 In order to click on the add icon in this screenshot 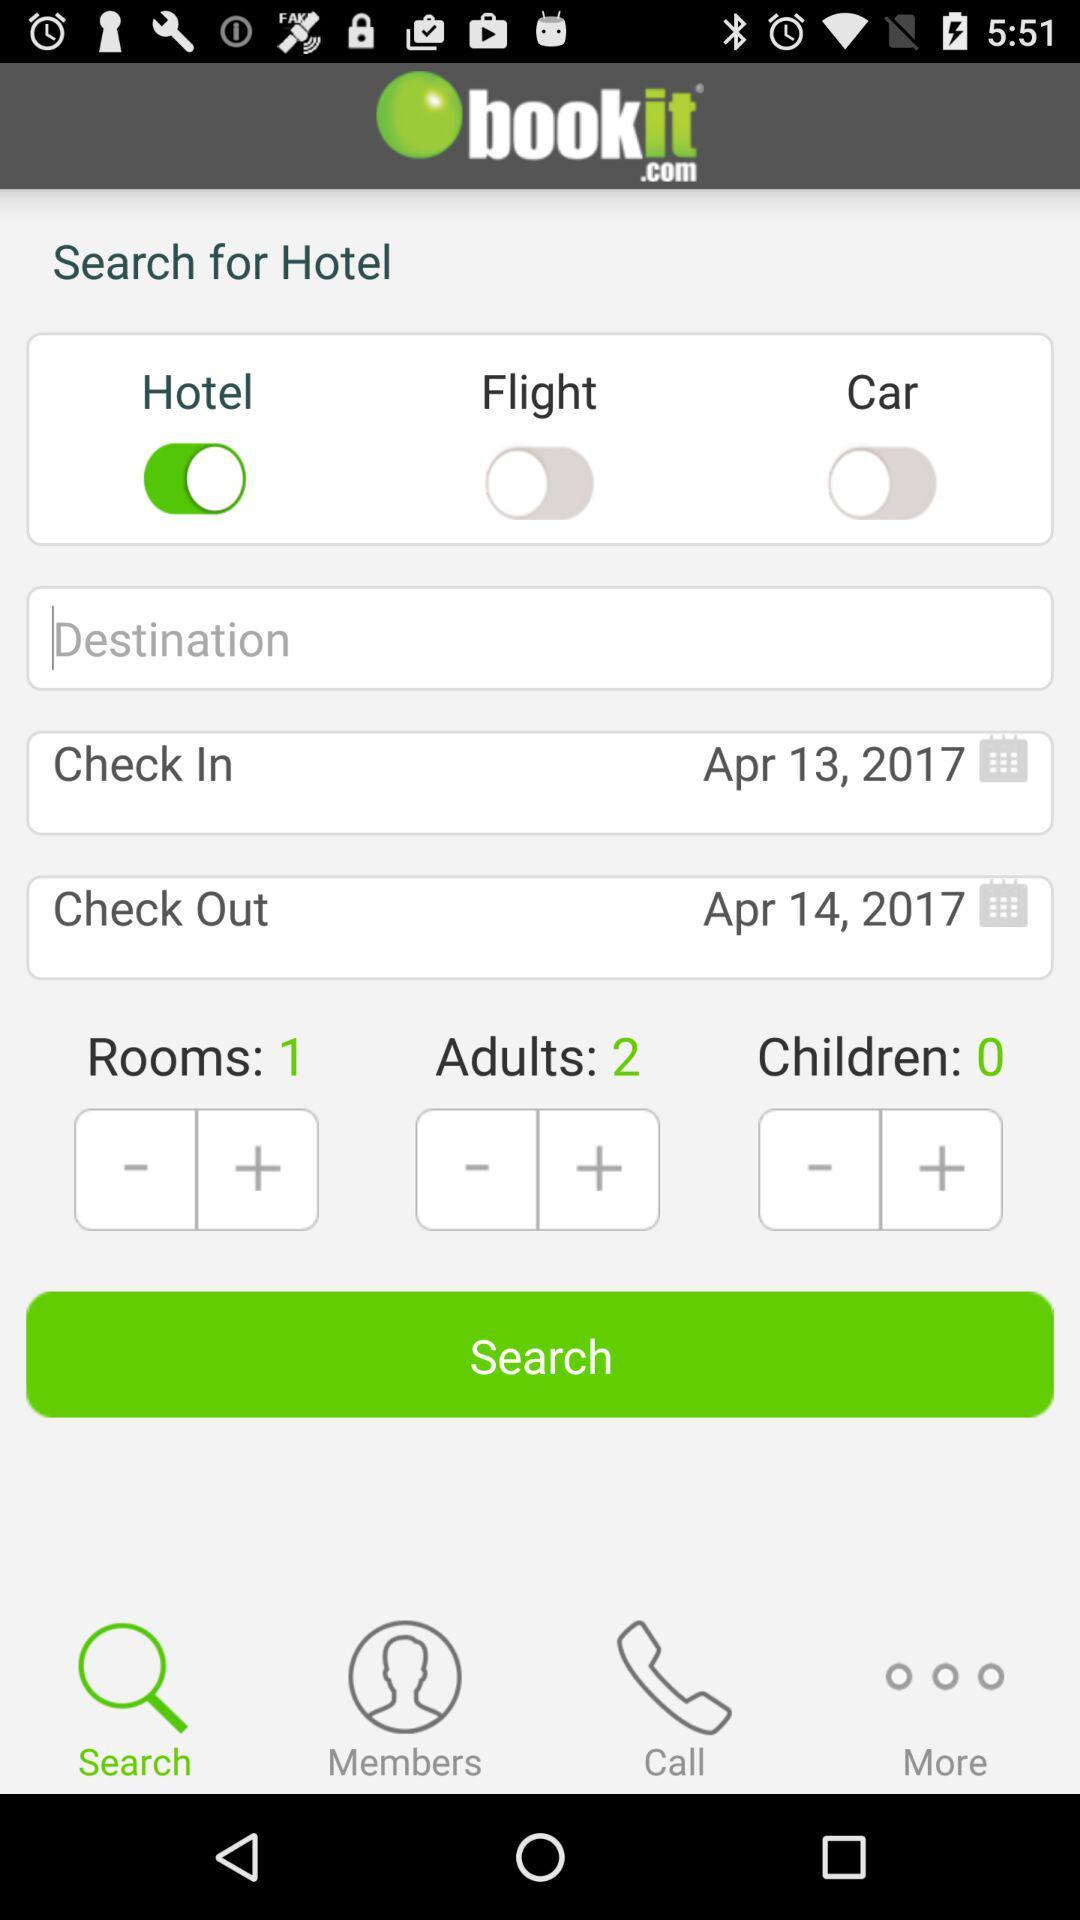, I will do `click(597, 1250)`.